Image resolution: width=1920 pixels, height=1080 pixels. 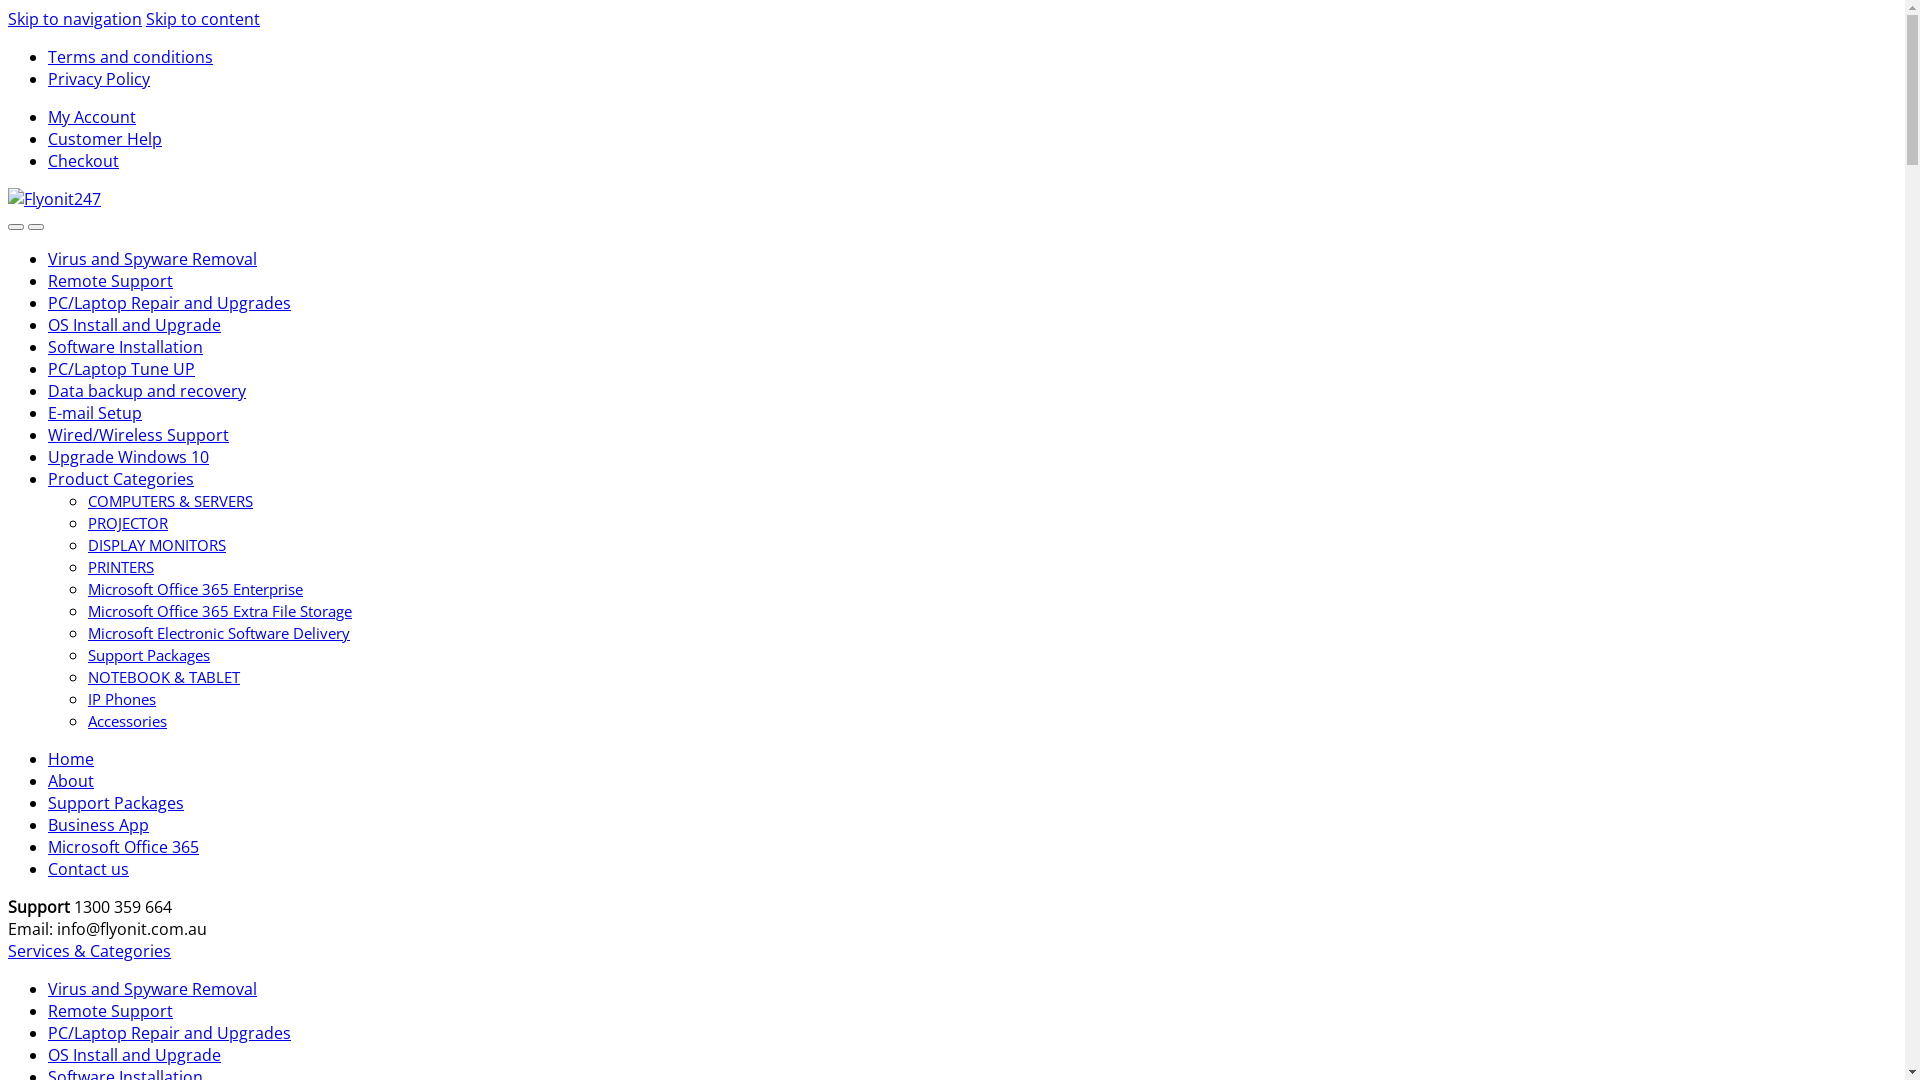 I want to click on 'Services & Categories', so click(x=88, y=950).